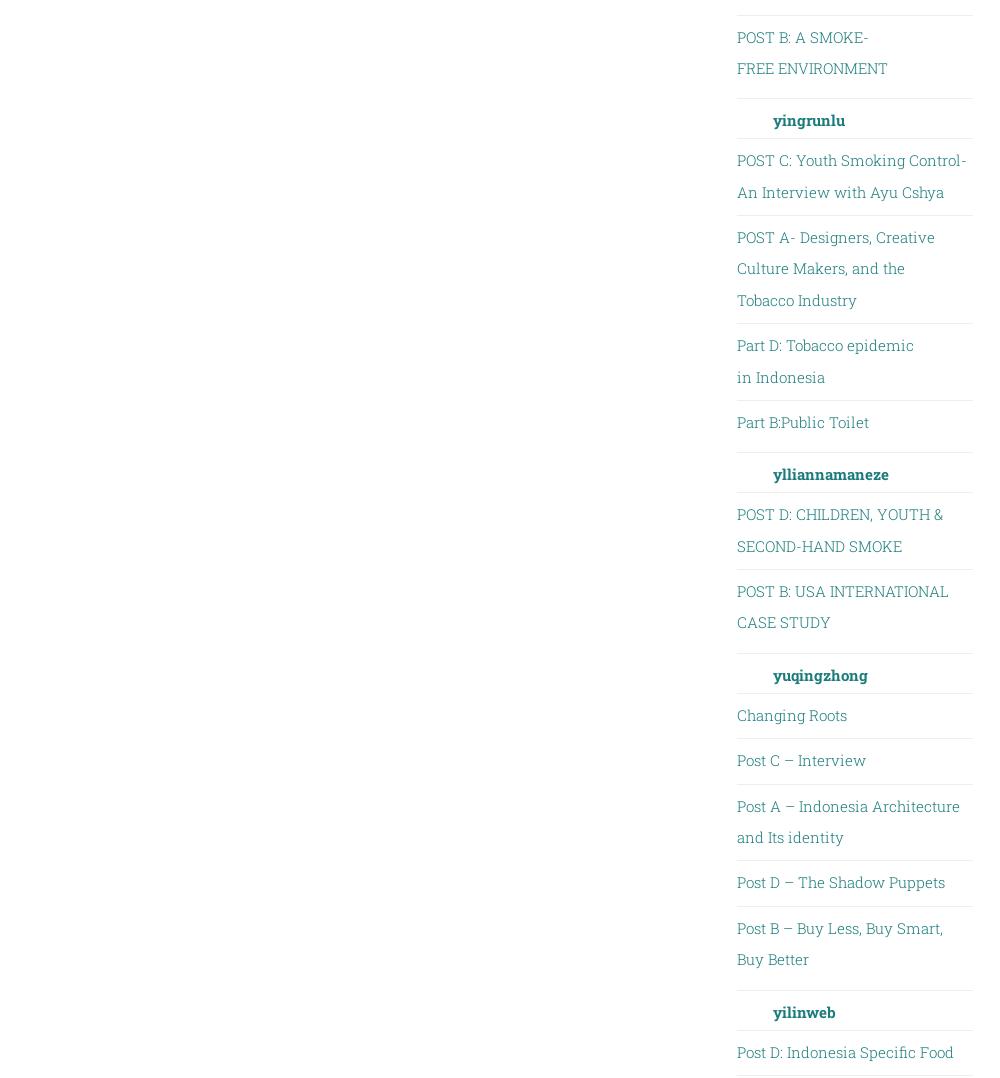 The height and width of the screenshot is (1078, 1000). What do you see at coordinates (841, 606) in the screenshot?
I see `'POST B: USA INTERNATIONAL CASE STUDY'` at bounding box center [841, 606].